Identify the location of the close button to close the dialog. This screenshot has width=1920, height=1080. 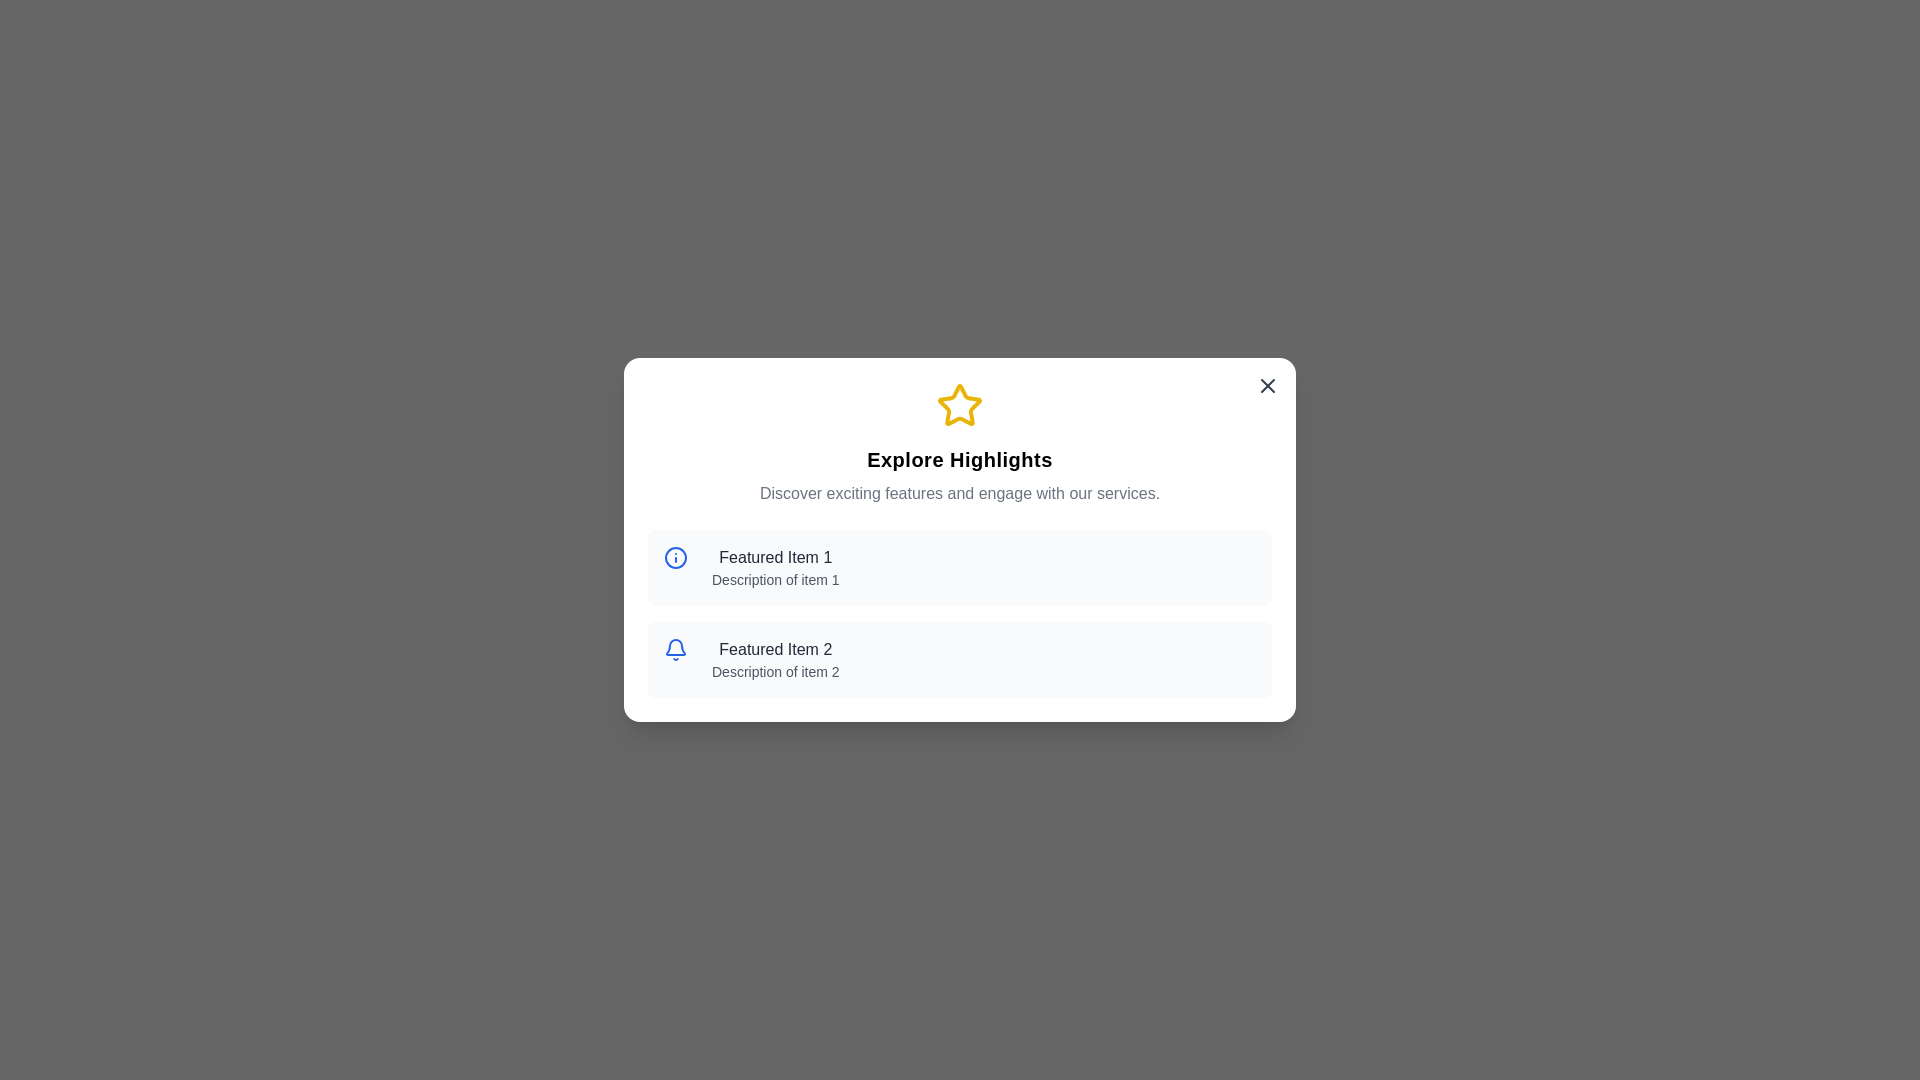
(1266, 385).